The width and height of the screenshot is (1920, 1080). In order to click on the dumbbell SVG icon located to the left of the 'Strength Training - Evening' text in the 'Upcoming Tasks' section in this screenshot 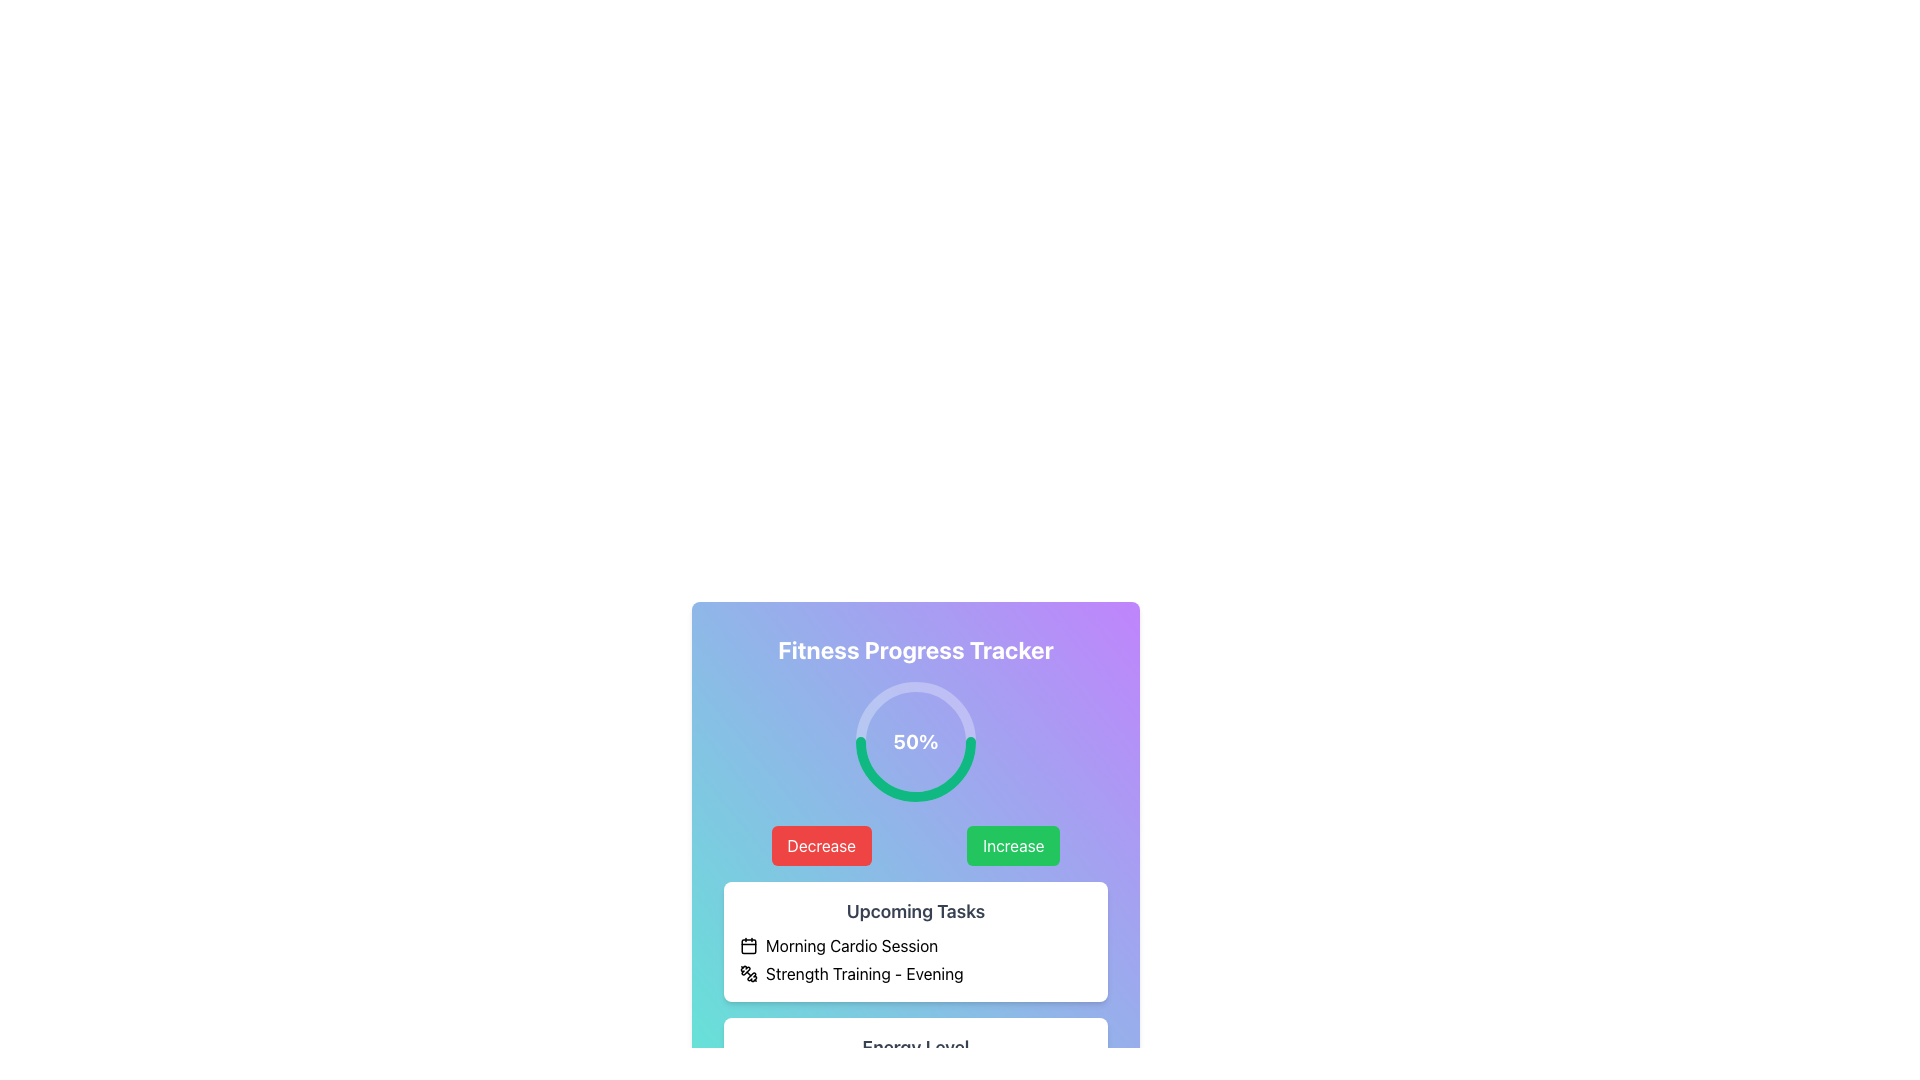, I will do `click(747, 973)`.